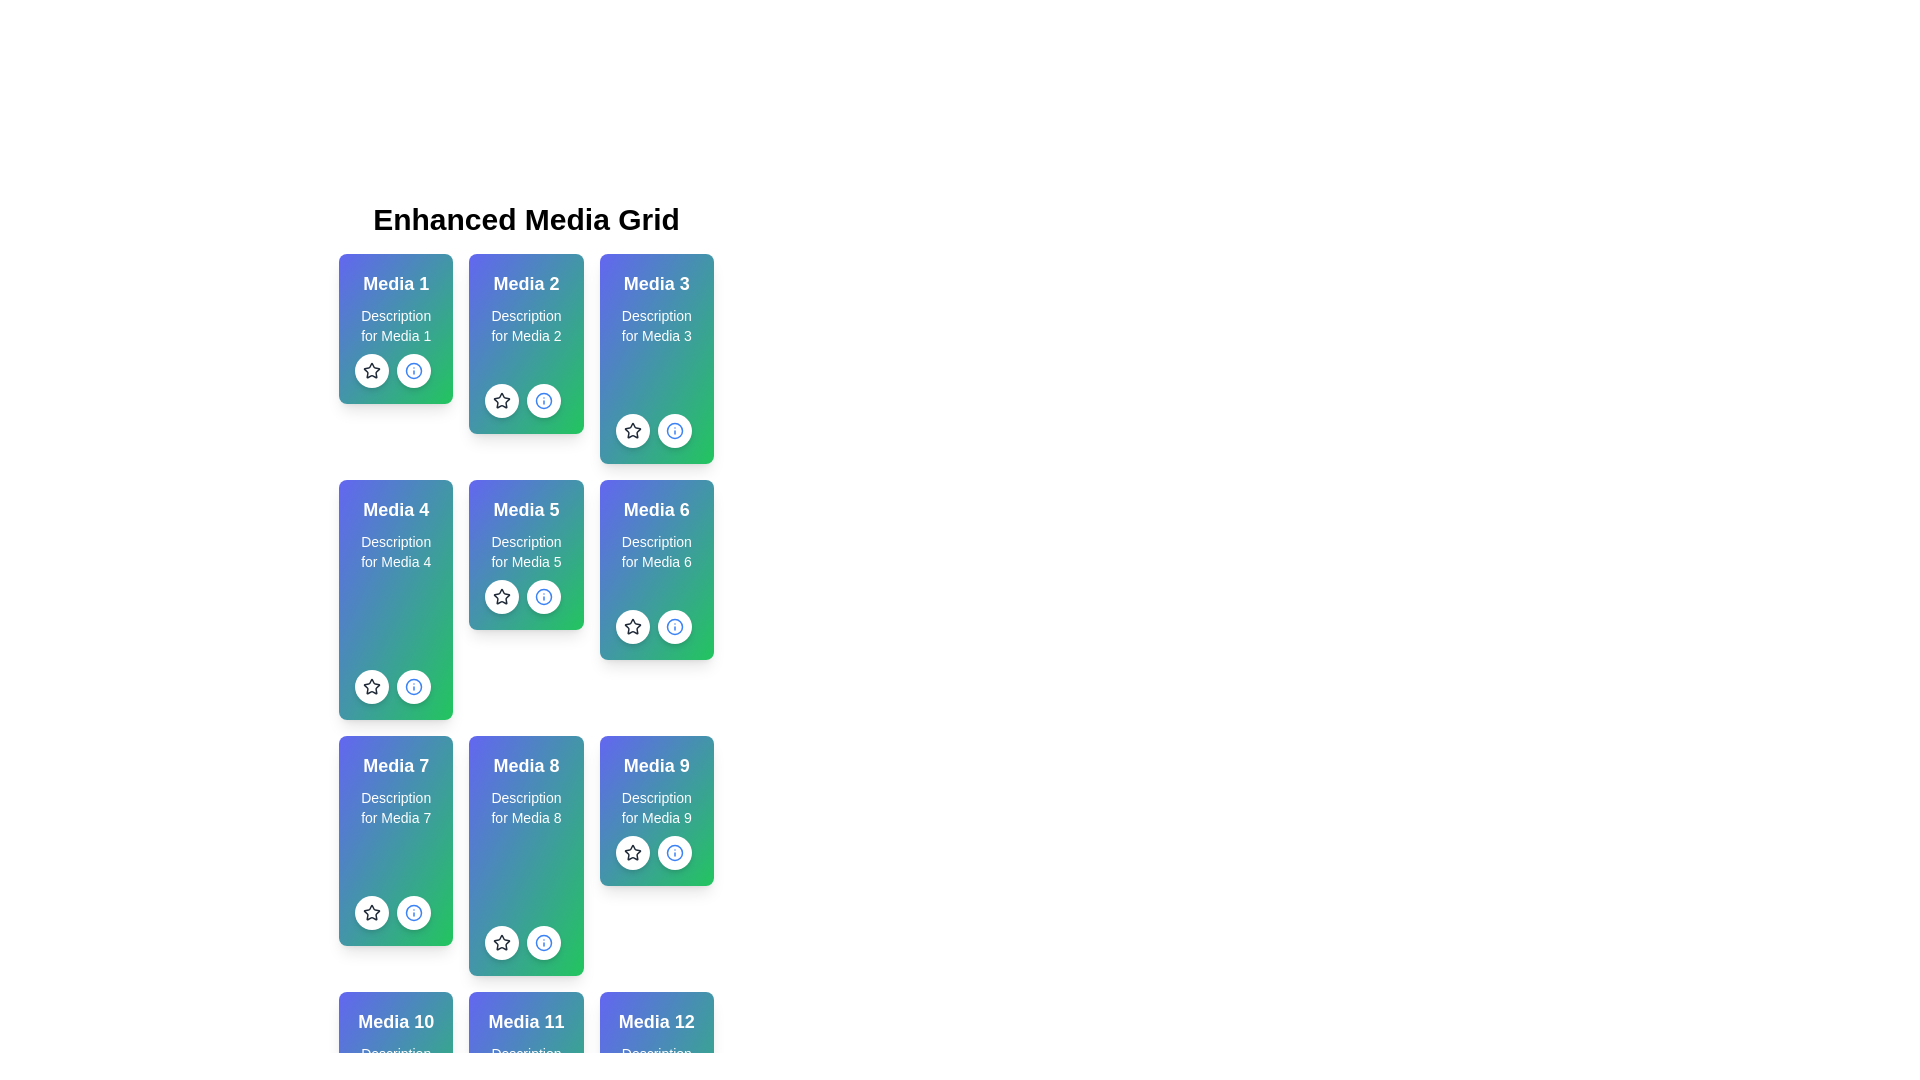  What do you see at coordinates (544, 401) in the screenshot?
I see `the Information Icon located at the bottom-right of the 'Media 5' card, which provides an informational link` at bounding box center [544, 401].